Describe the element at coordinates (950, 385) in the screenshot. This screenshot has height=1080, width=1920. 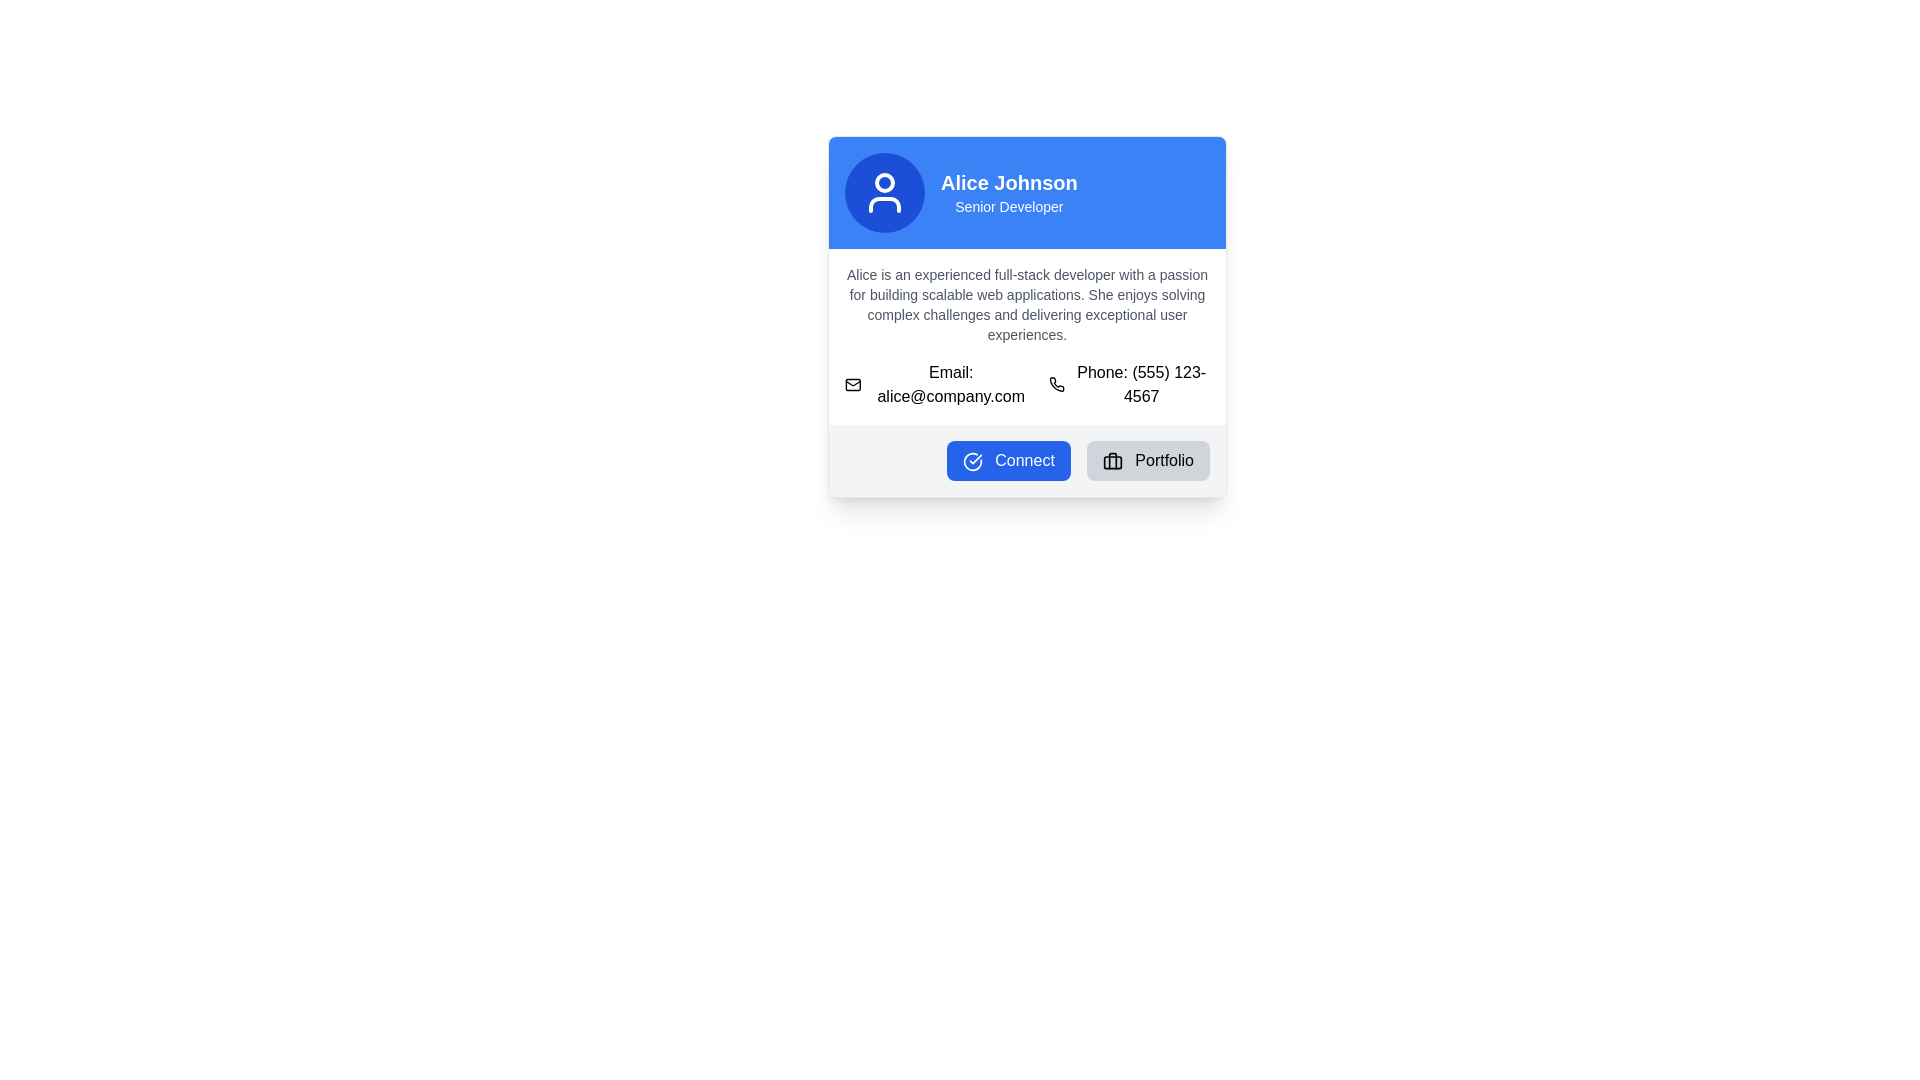
I see `the text element displaying an email address labeled 'Email:', which is positioned to the right of an email icon within a horizontally aligned section` at that location.